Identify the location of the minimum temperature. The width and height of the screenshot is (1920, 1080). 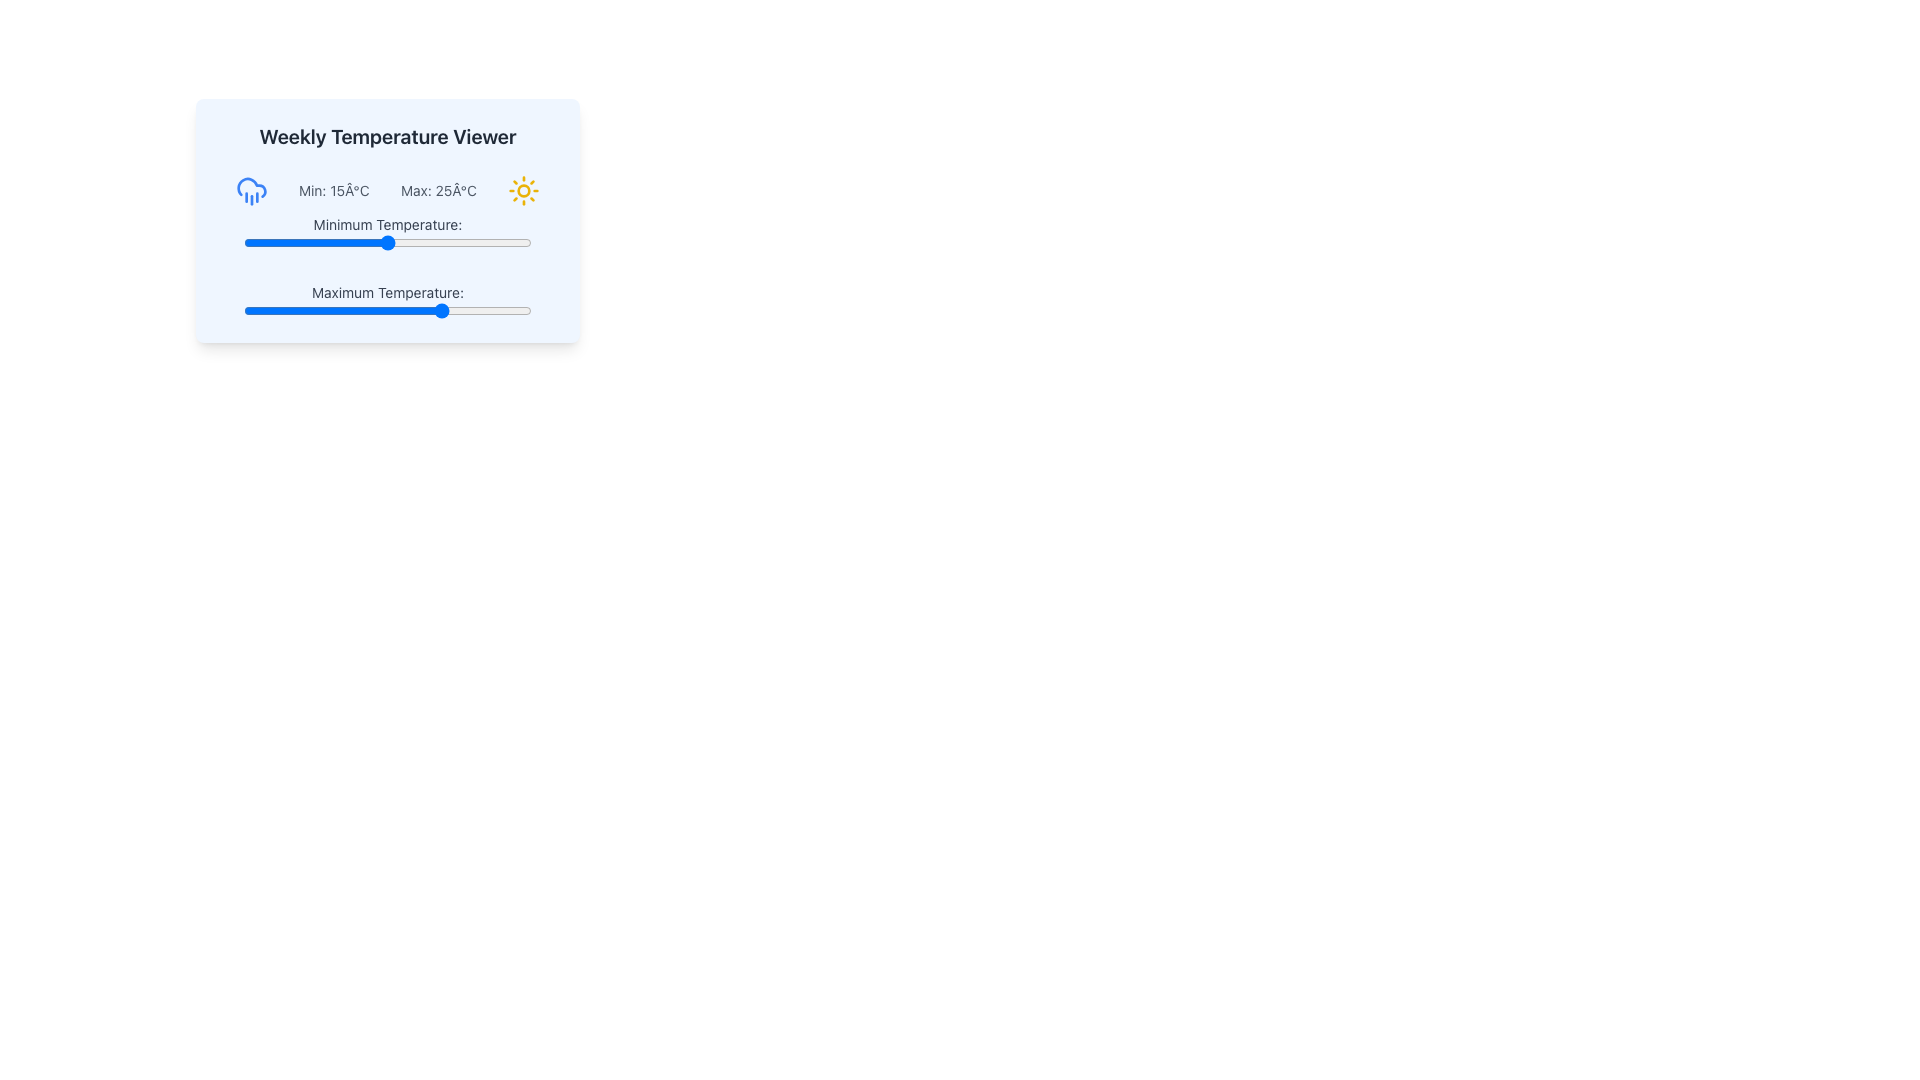
(359, 242).